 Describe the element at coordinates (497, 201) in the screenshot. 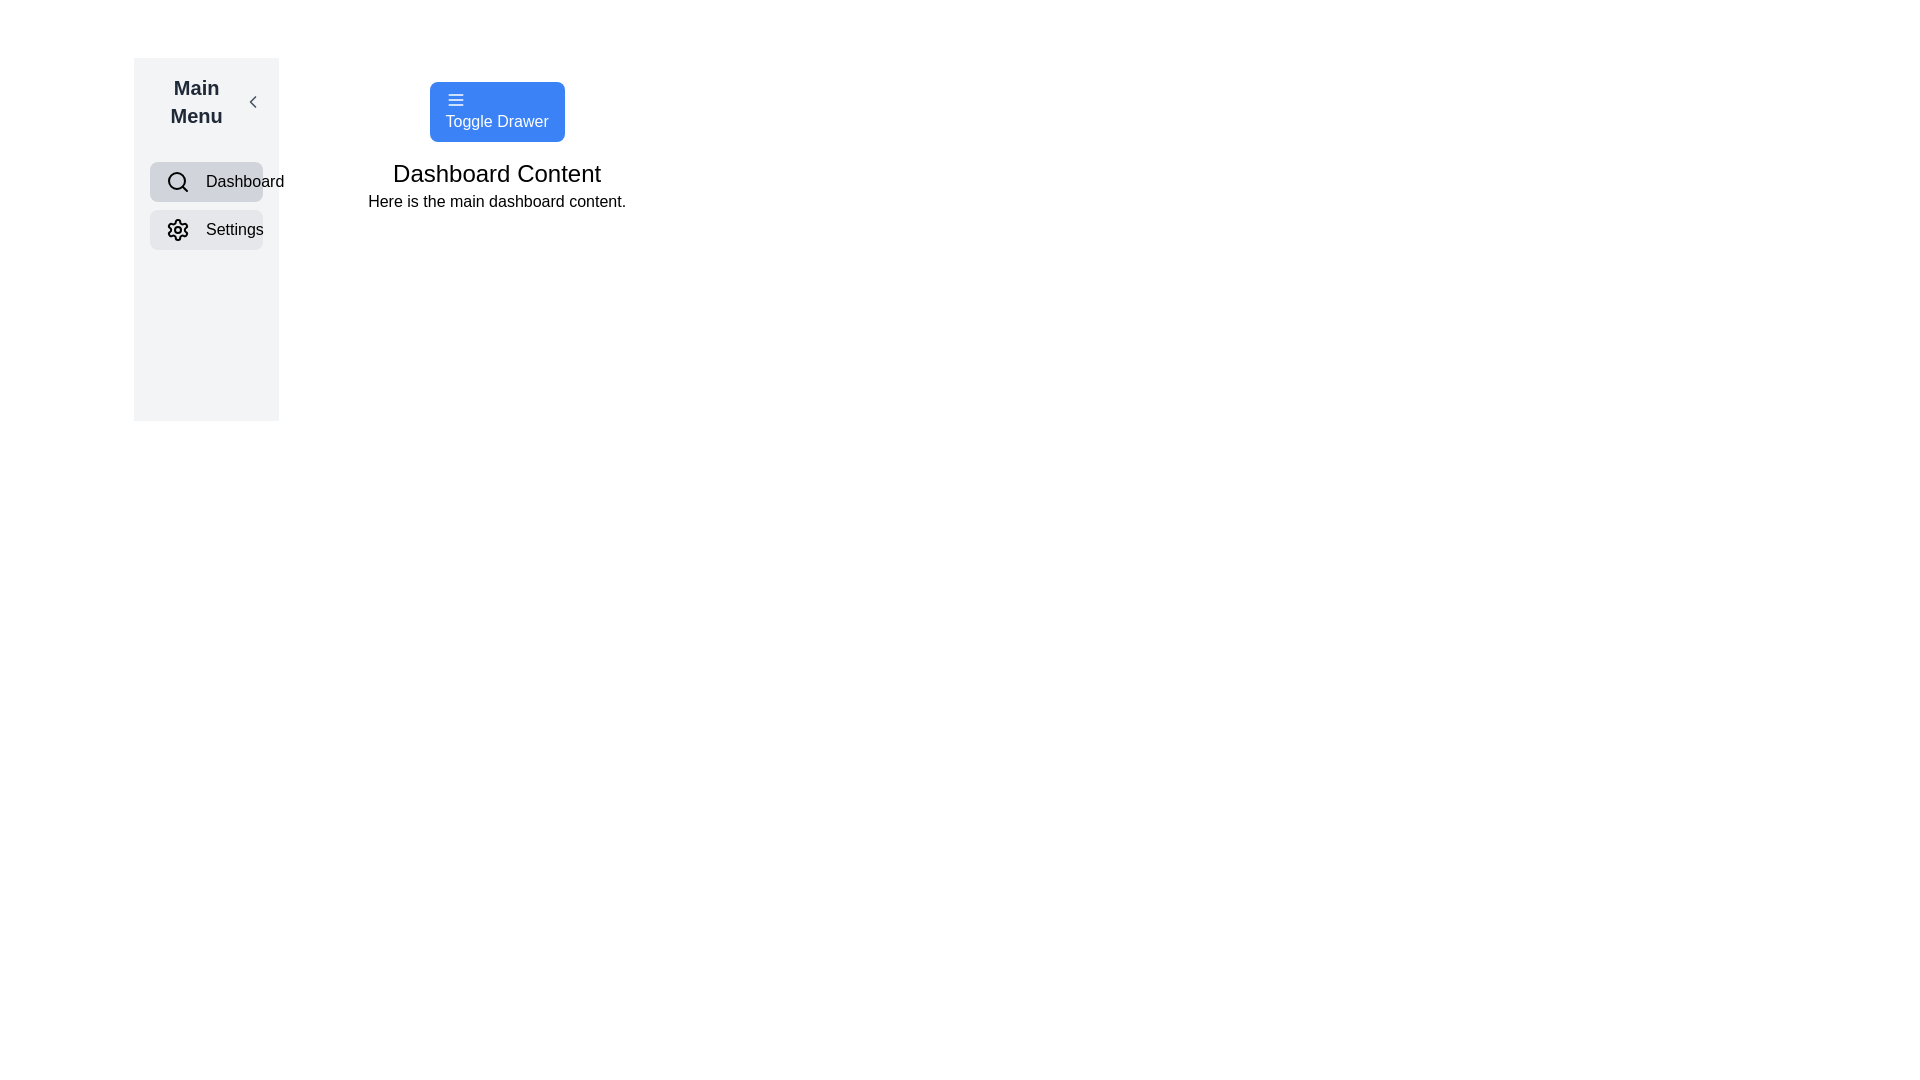

I see `text content of the Text Label that states 'Here is the main dashboard content.' This label is located below the 'Dashboard Content' element` at that location.